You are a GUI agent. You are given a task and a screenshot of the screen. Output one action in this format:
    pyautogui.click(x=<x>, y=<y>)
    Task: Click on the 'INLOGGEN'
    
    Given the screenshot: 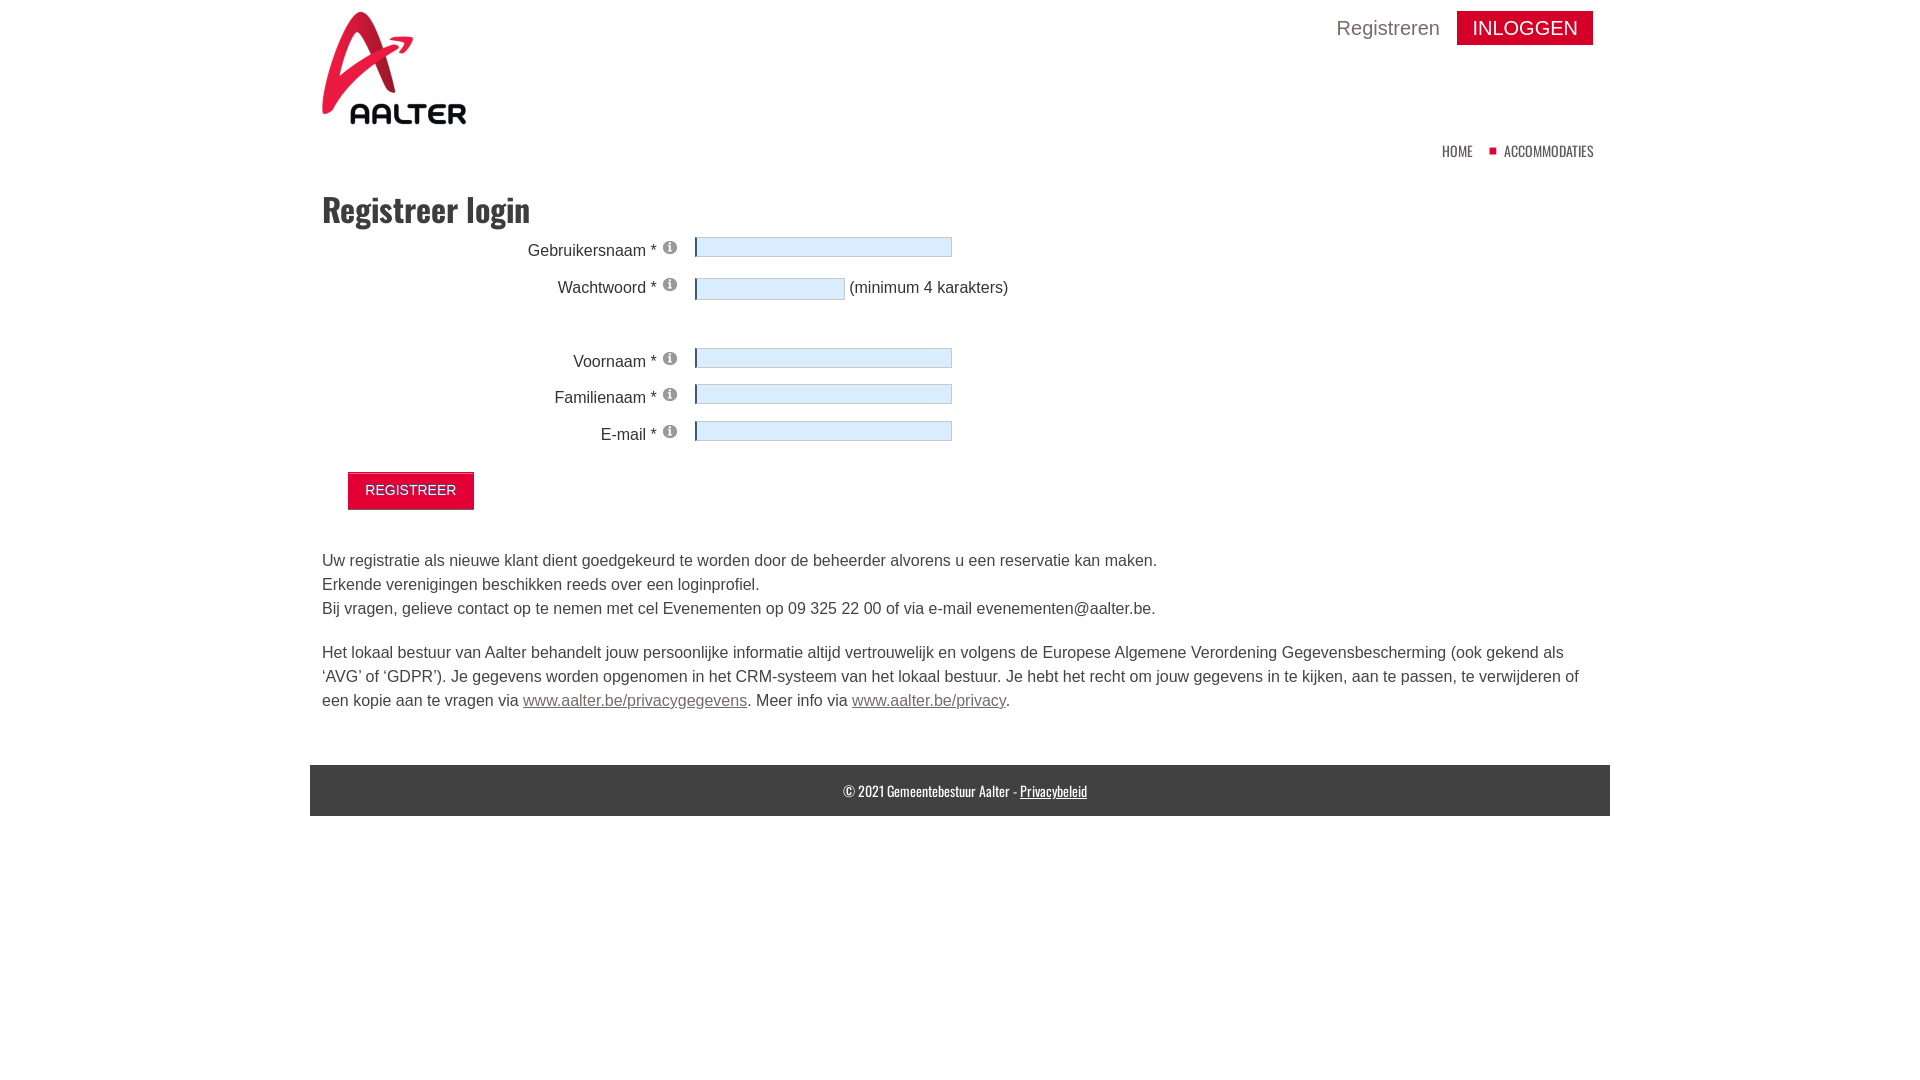 What is the action you would take?
    pyautogui.click(x=1457, y=27)
    